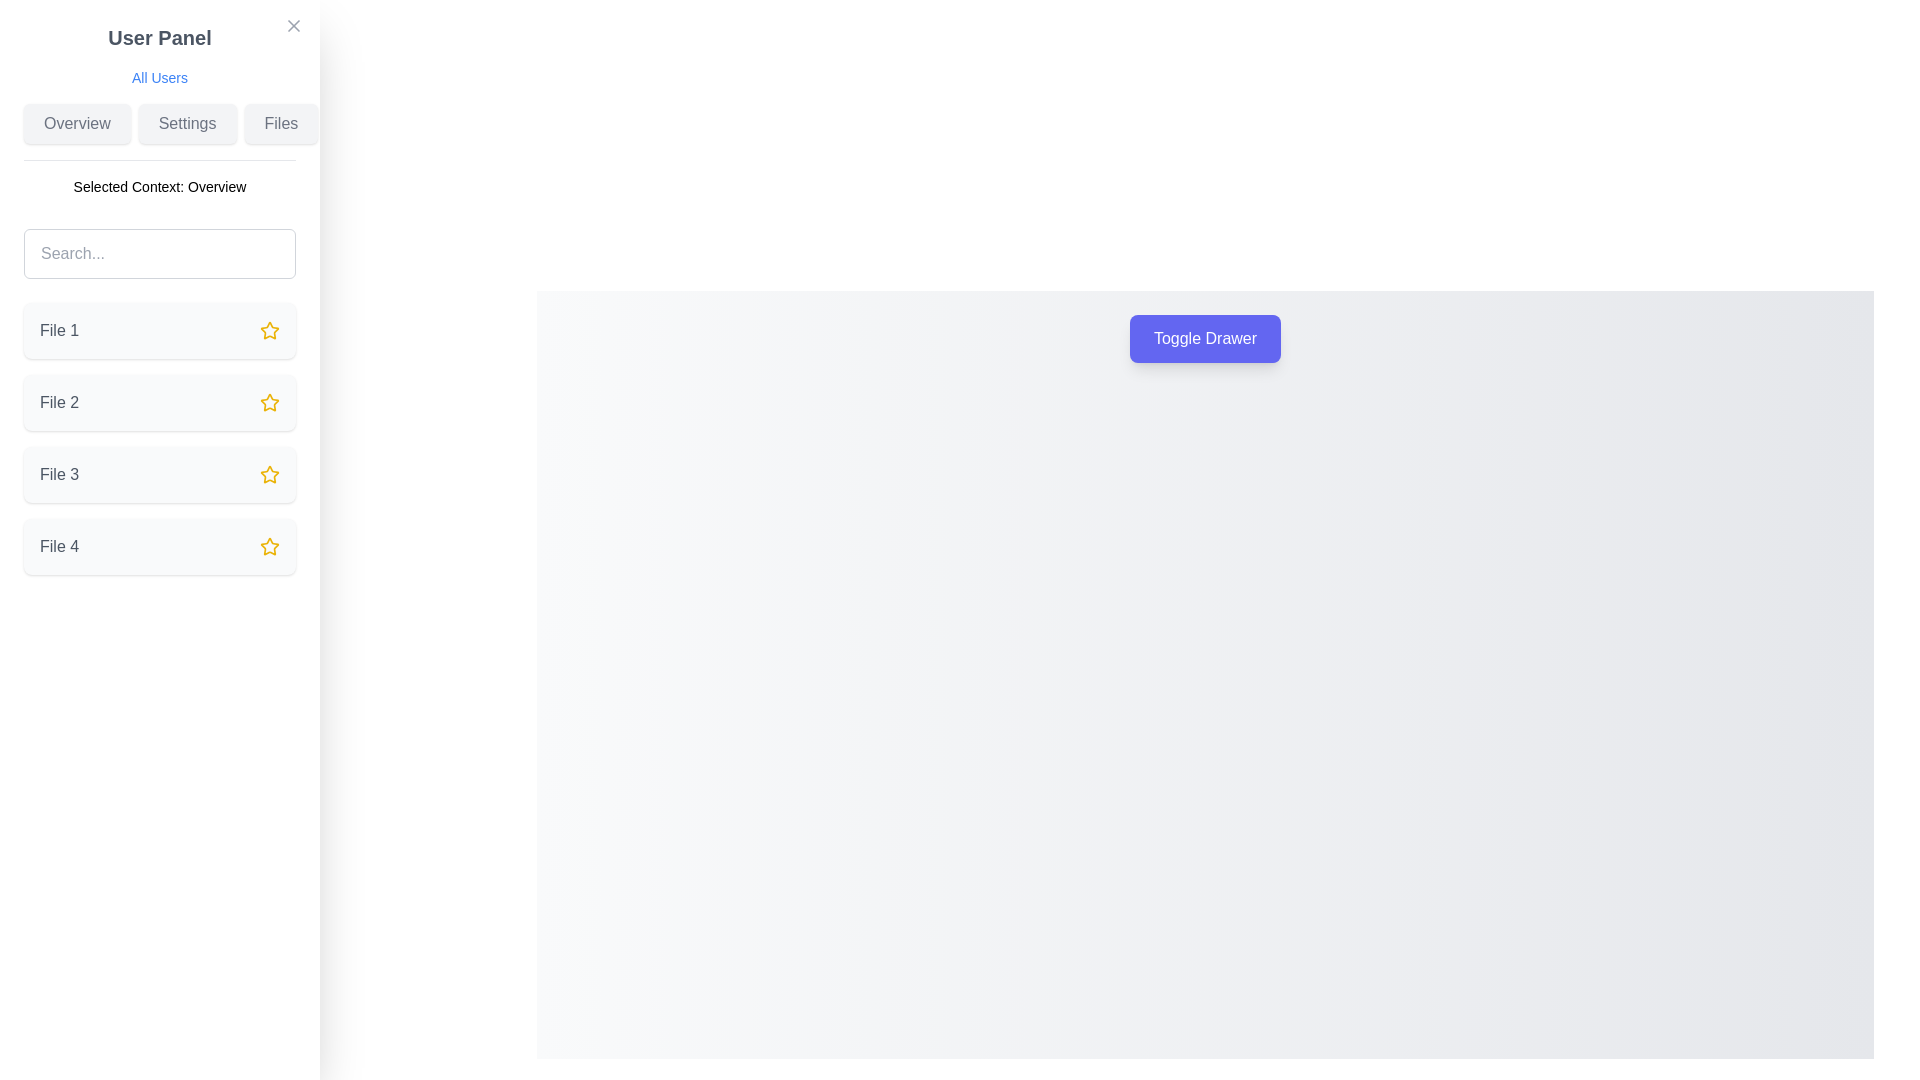 The width and height of the screenshot is (1920, 1080). Describe the element at coordinates (268, 402) in the screenshot. I see `the star icon associated with 'File 2' in the User Panel` at that location.